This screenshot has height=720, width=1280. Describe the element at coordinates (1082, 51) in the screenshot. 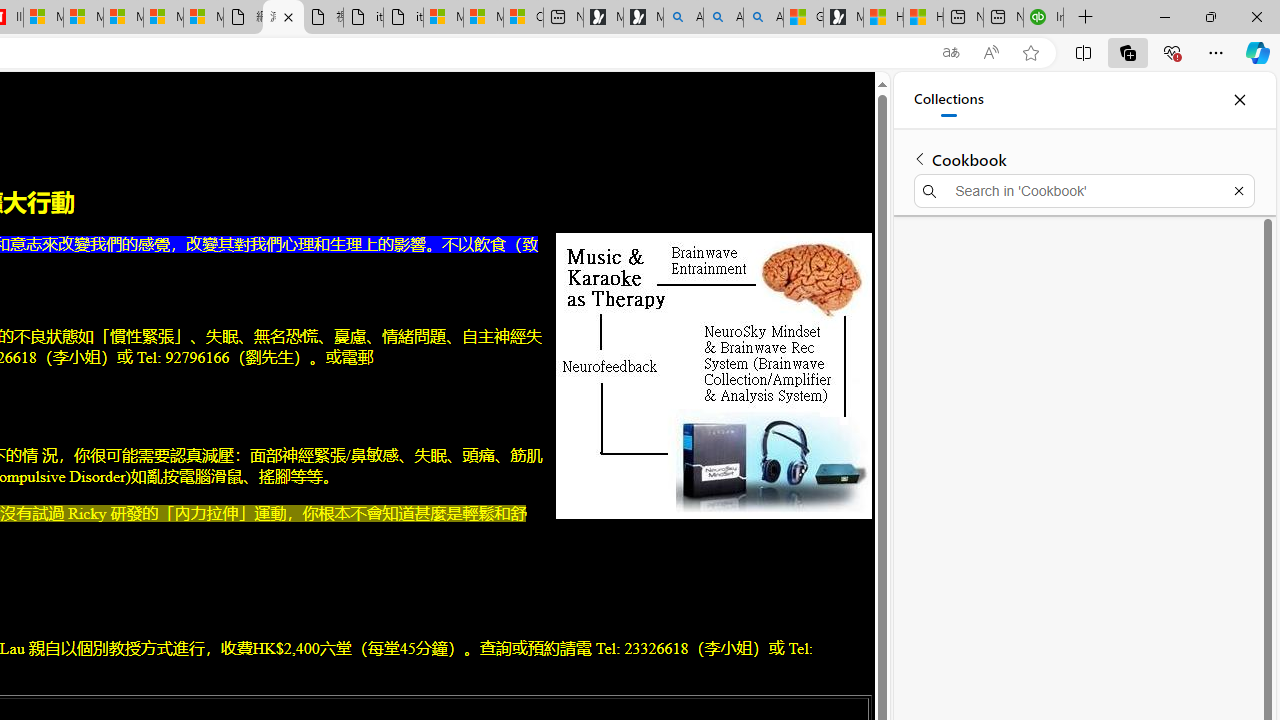

I see `'Split screen'` at that location.